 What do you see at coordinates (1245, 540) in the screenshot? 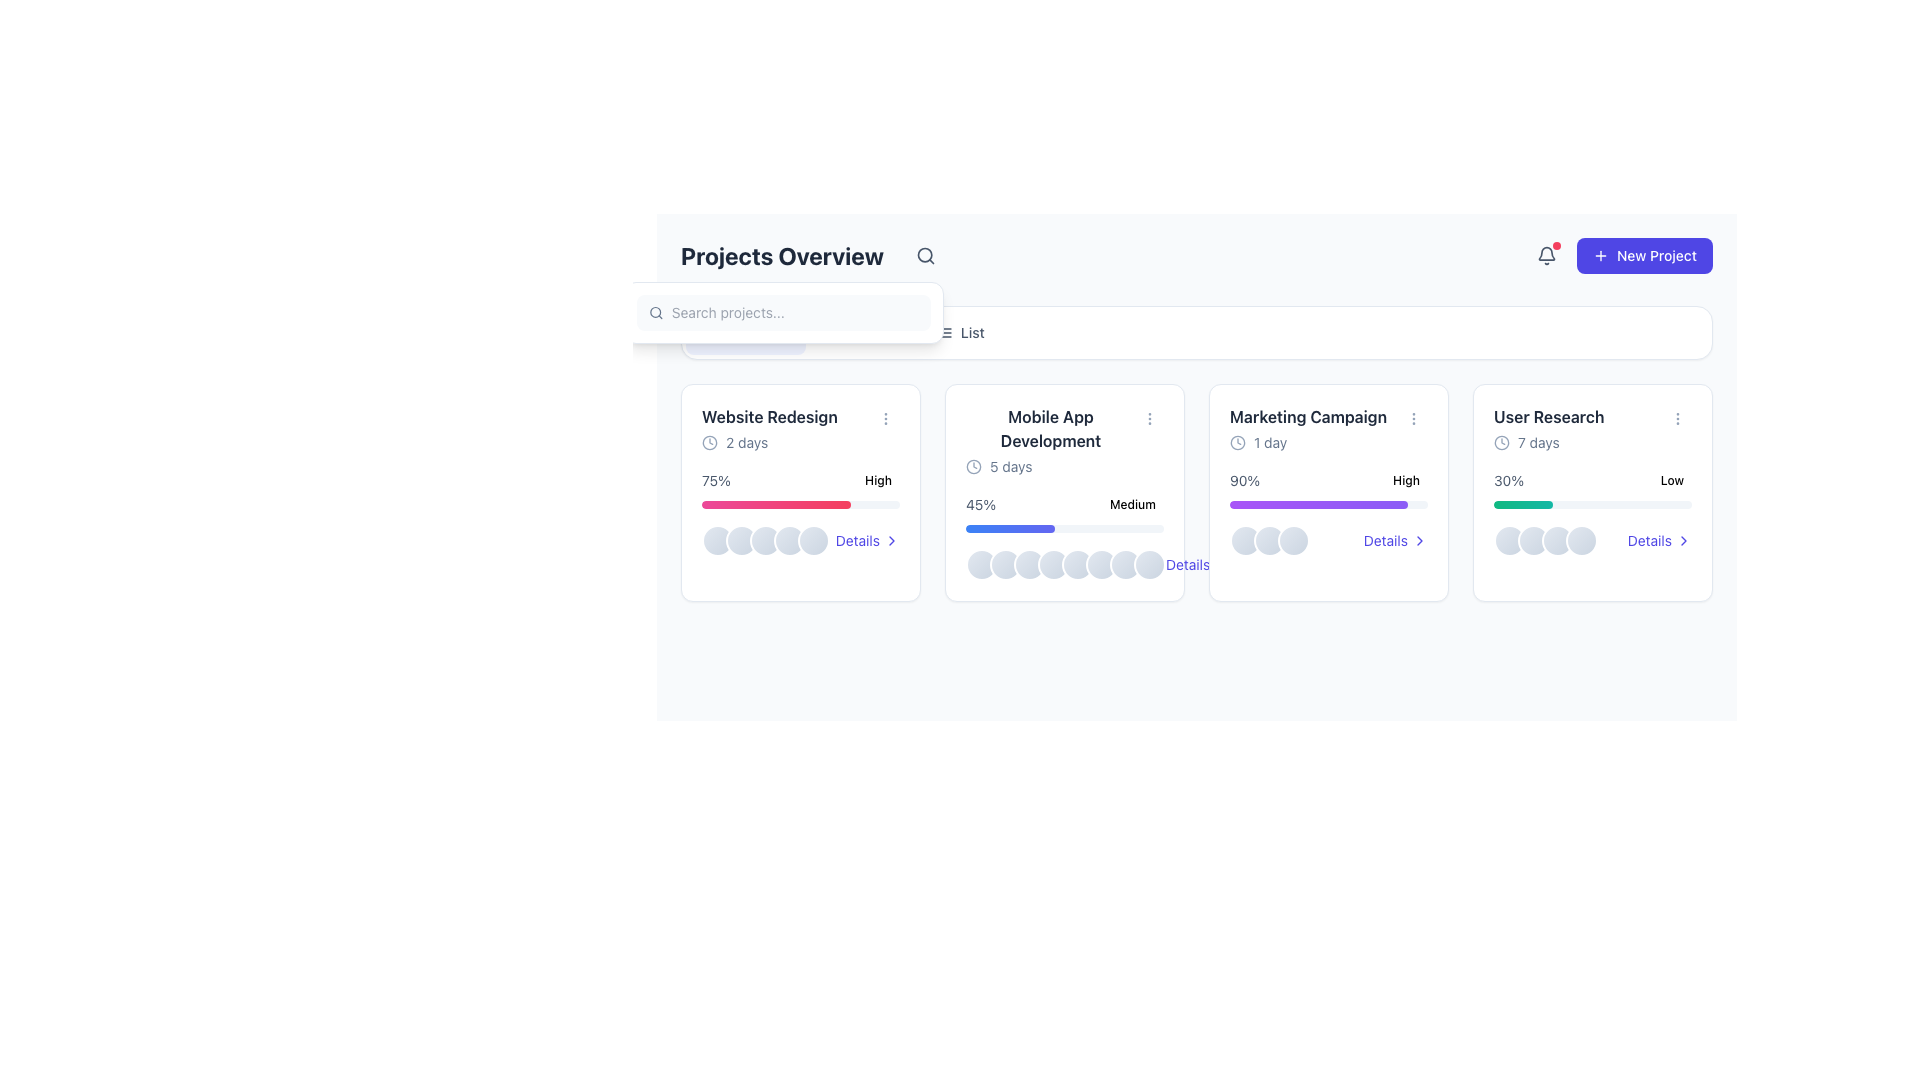
I see `the leftmost circular decorative UI component, which serves as an avatar placeholder within a horizontal group of three, located at the bottom center of the 'Marketing Campaign' card` at bounding box center [1245, 540].